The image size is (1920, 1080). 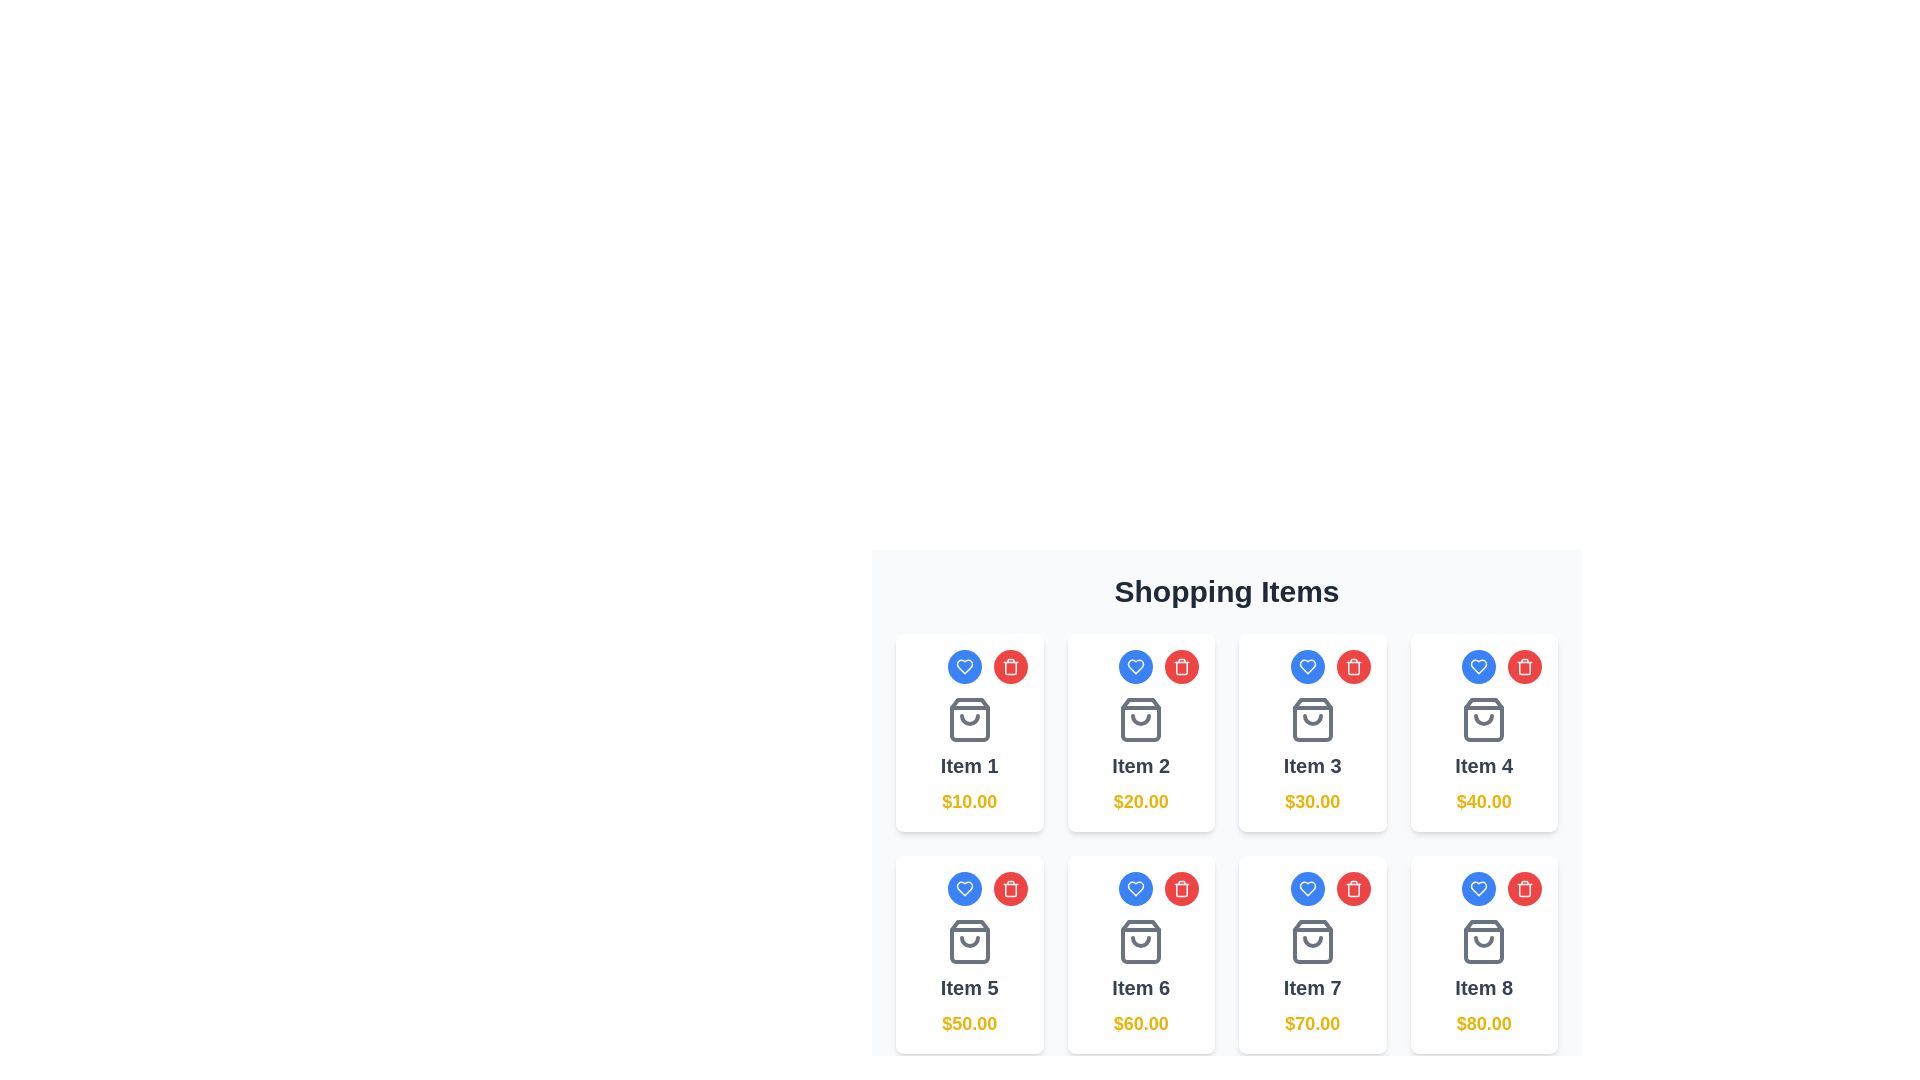 I want to click on text content of the Text label displaying 'Item 4' and '$40.00', which includes a shopping bag icon above it, so click(x=1484, y=756).